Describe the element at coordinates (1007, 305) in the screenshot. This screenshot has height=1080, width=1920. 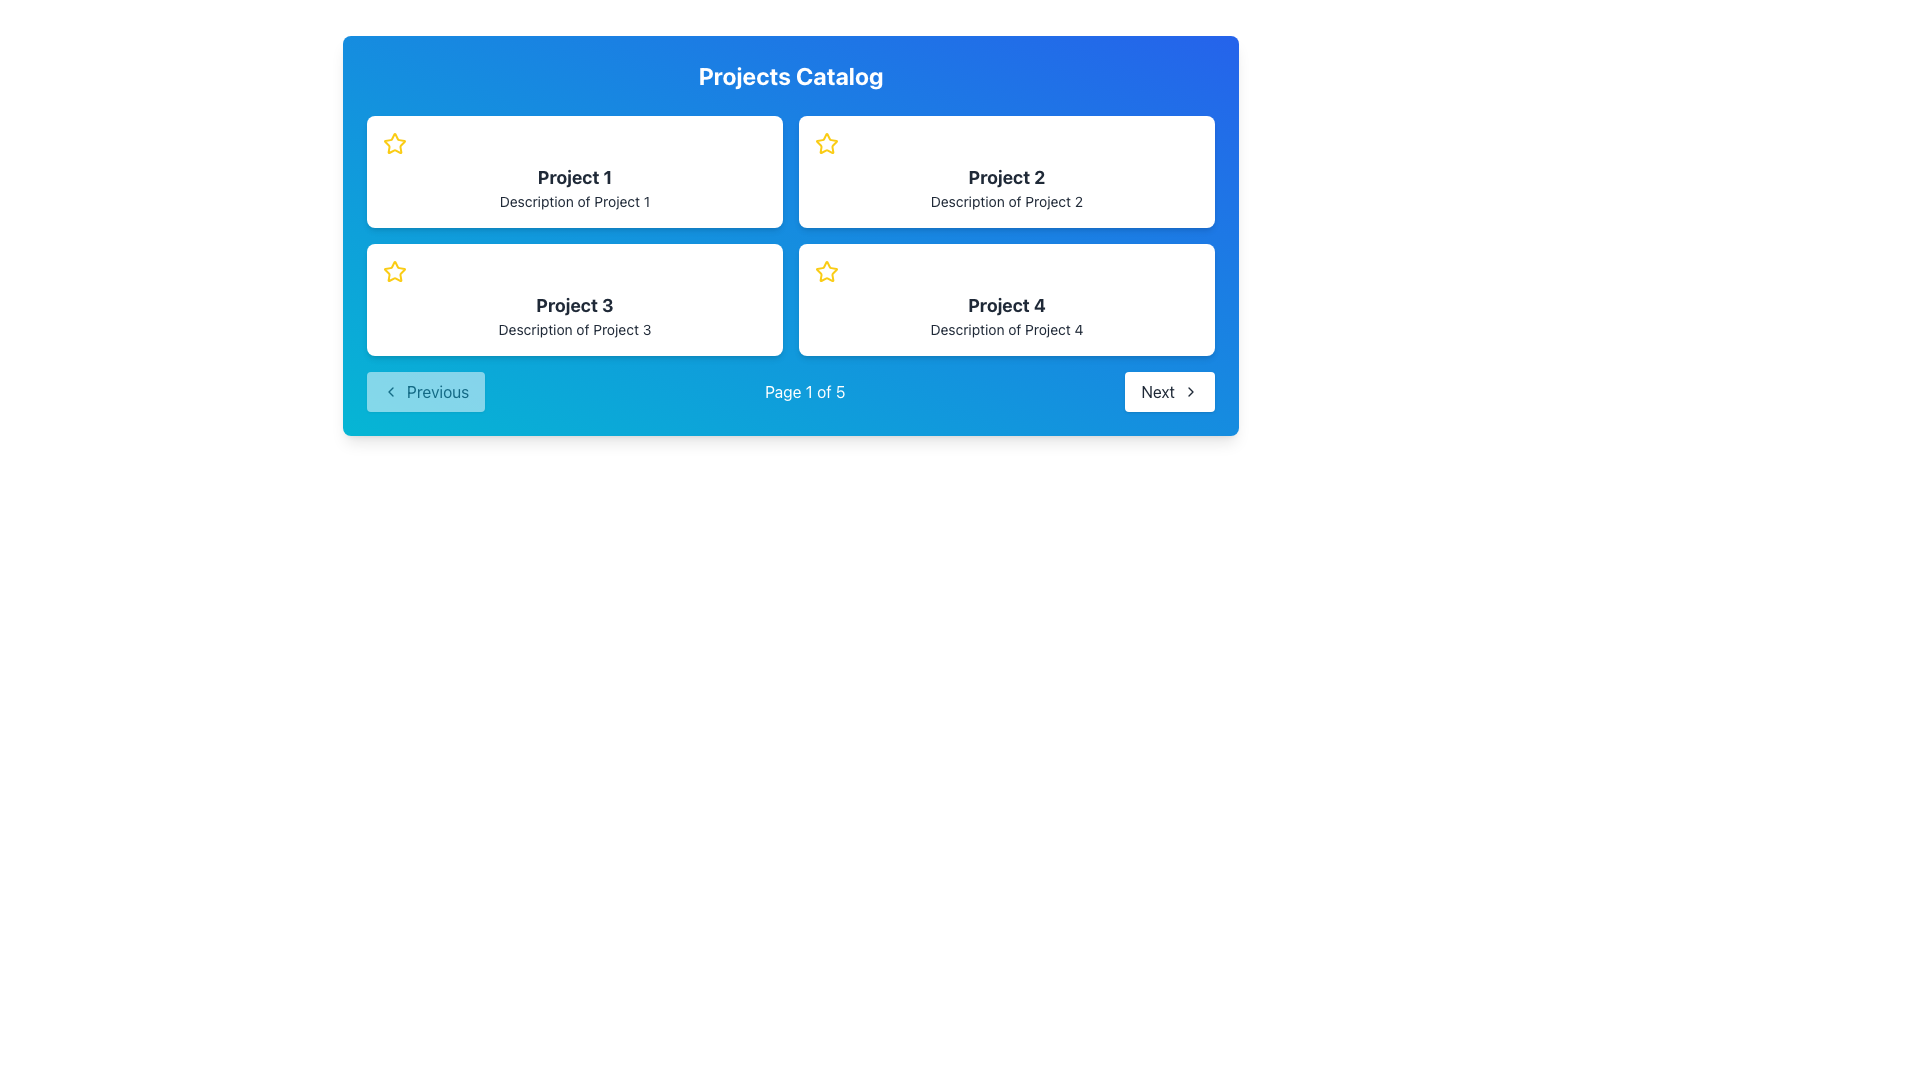
I see `the 'Project 4' label` at that location.